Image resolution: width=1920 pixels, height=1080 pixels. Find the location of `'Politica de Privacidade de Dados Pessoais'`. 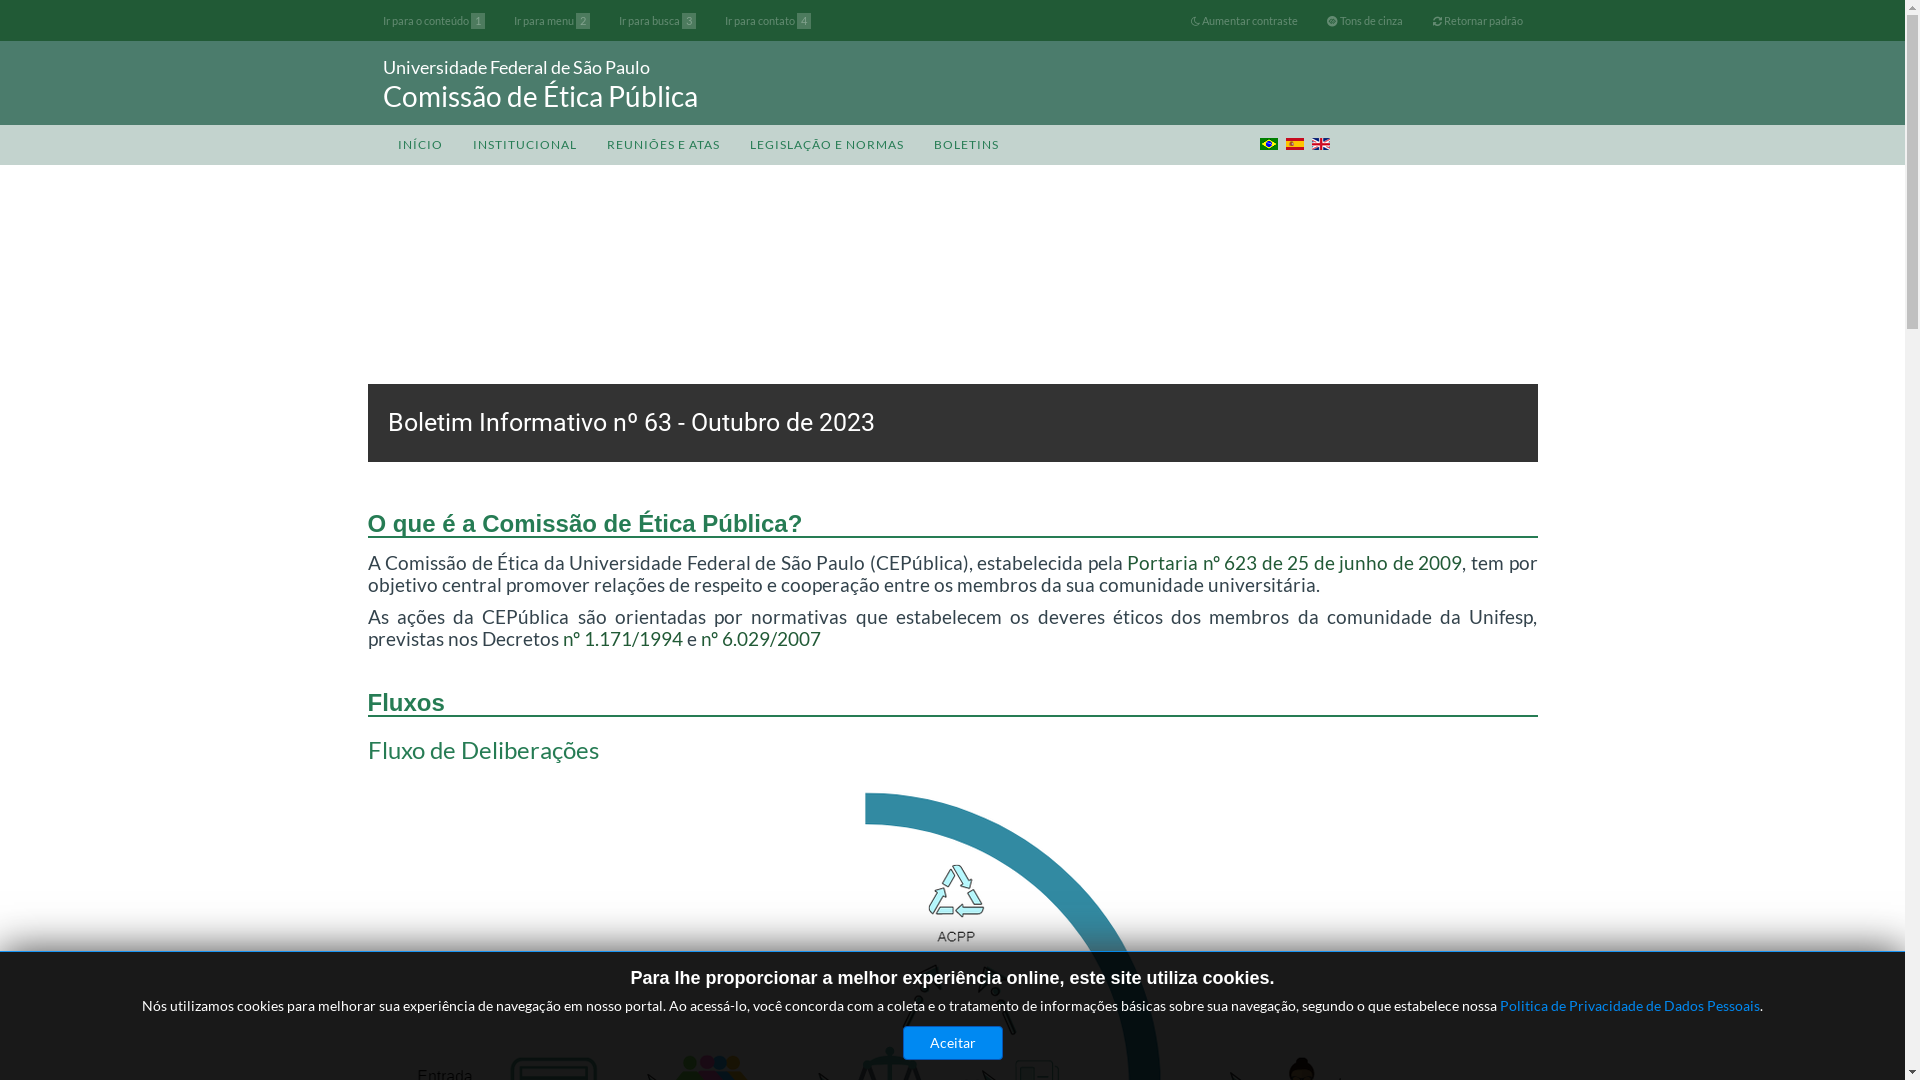

'Politica de Privacidade de Dados Pessoais' is located at coordinates (1630, 1005).